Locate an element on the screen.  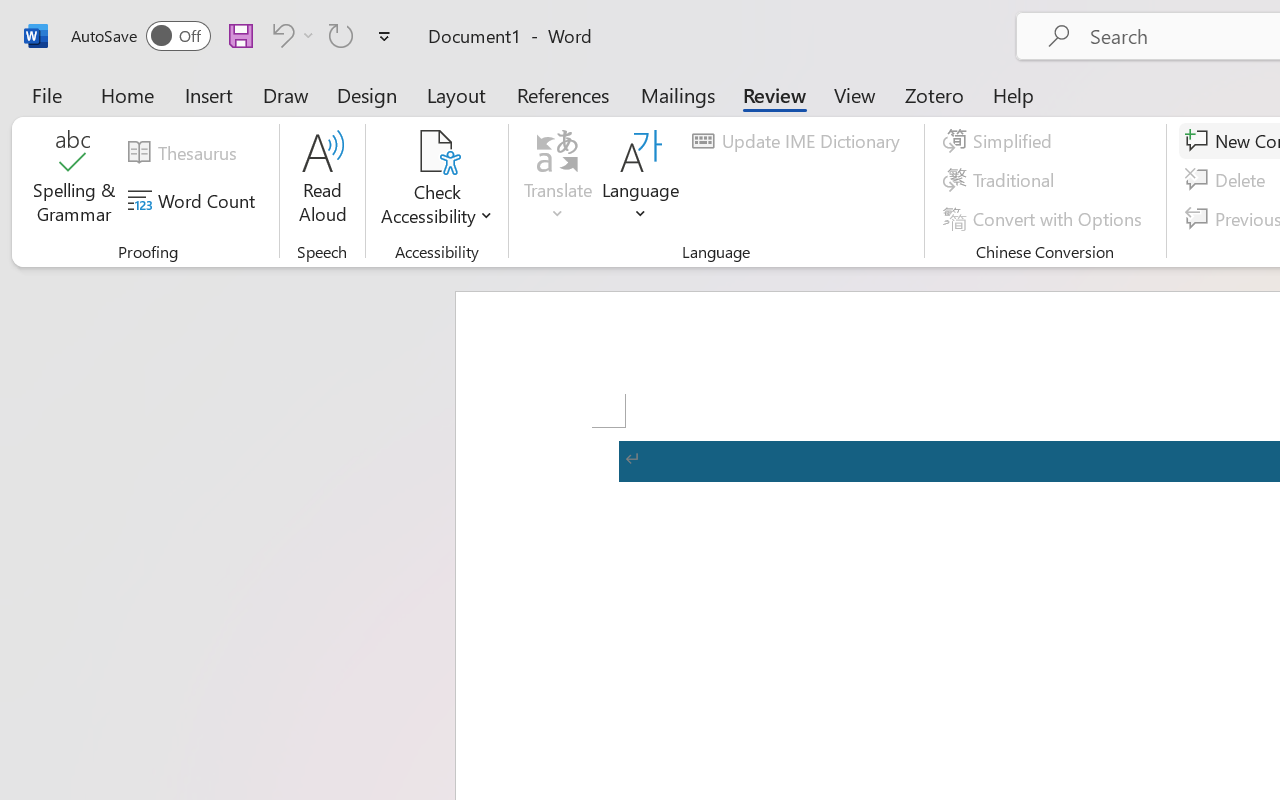
'Convert with Options...' is located at coordinates (1044, 218).